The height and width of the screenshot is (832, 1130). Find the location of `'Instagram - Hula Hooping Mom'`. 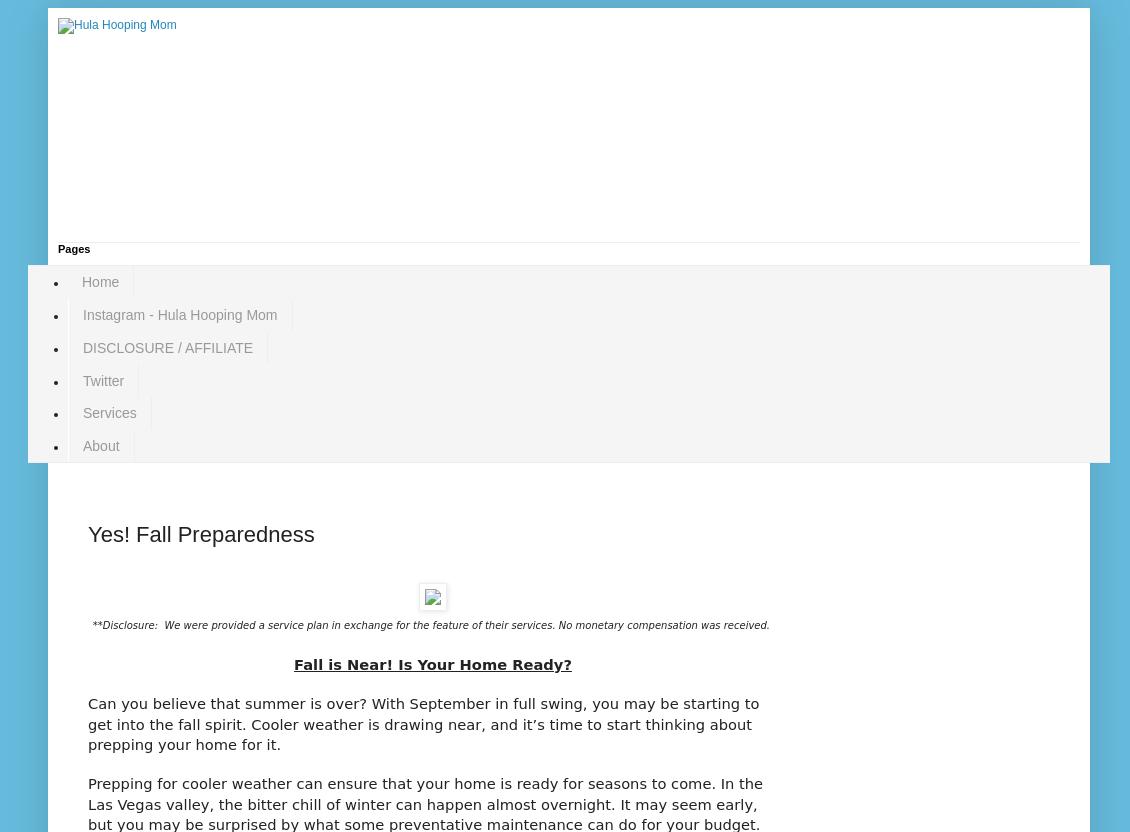

'Instagram - Hula Hooping Mom' is located at coordinates (180, 313).